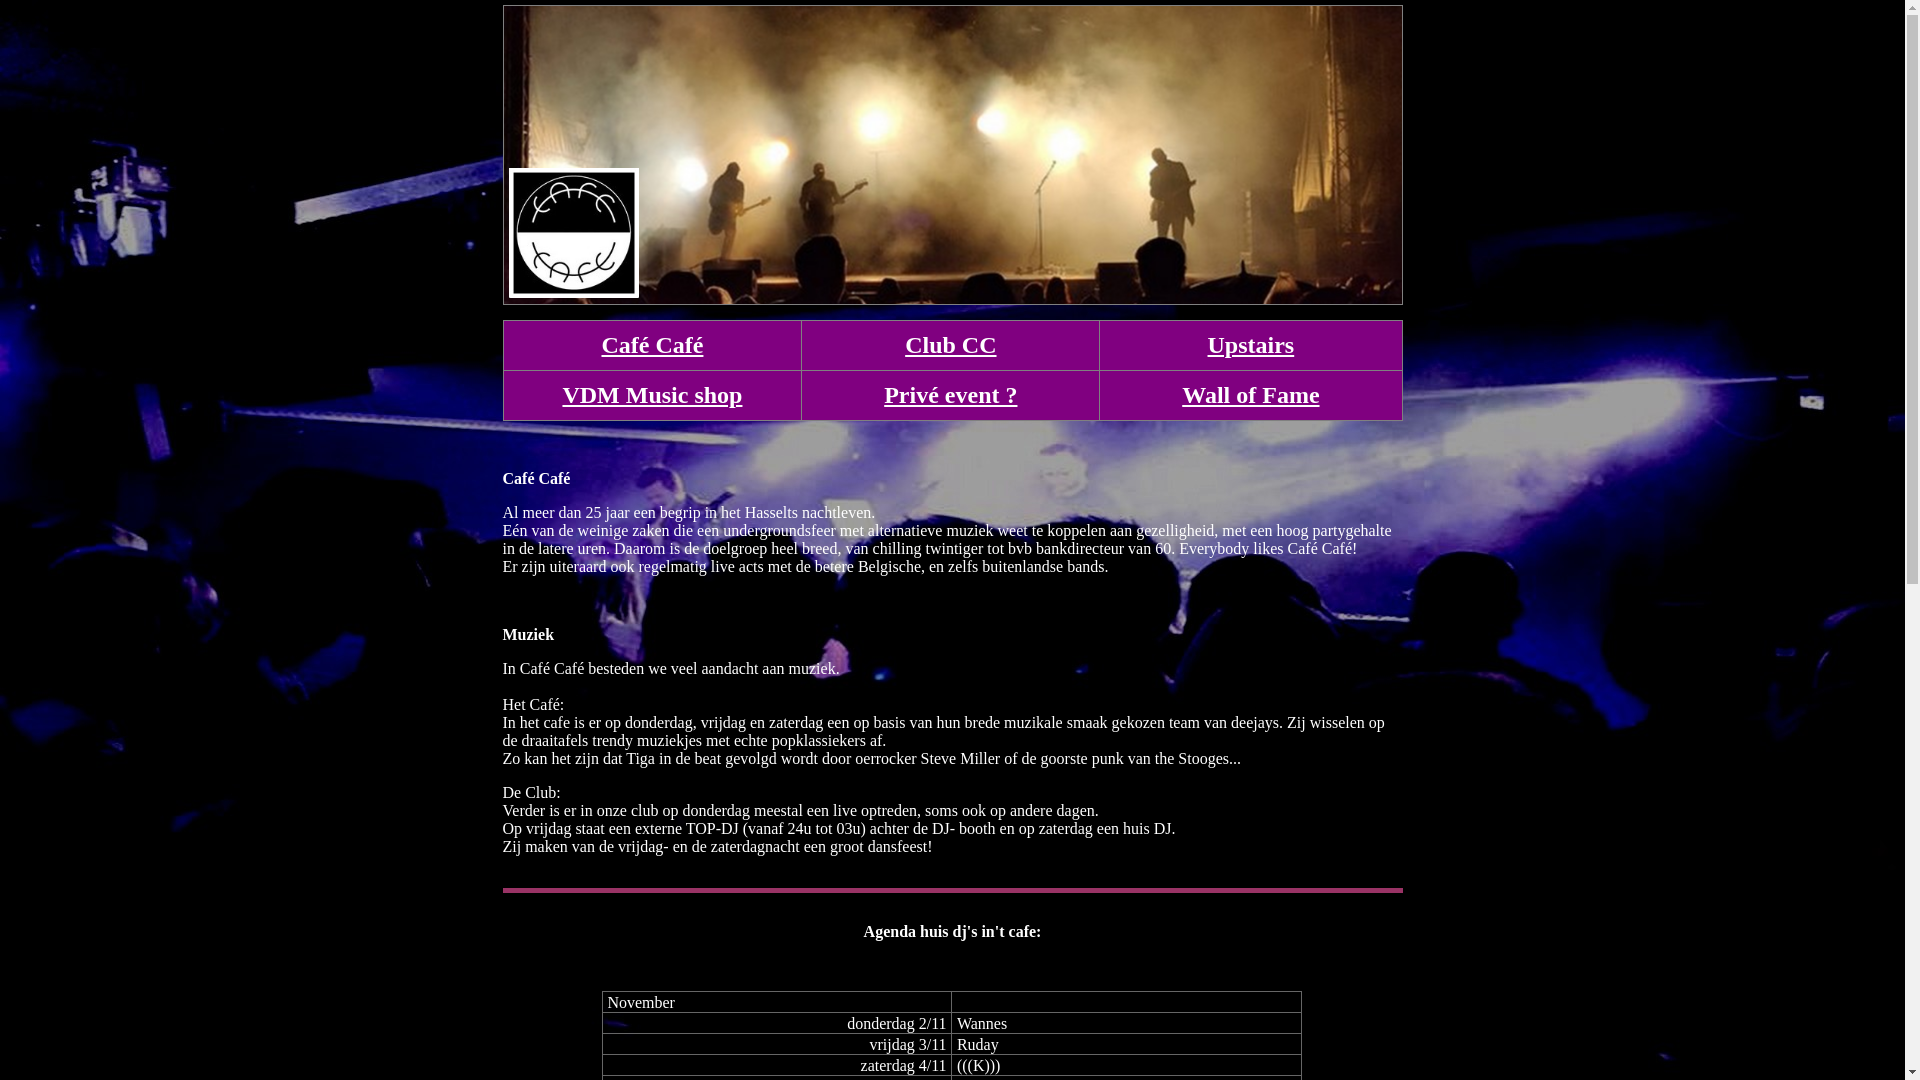  I want to click on 'Club CC', so click(949, 343).